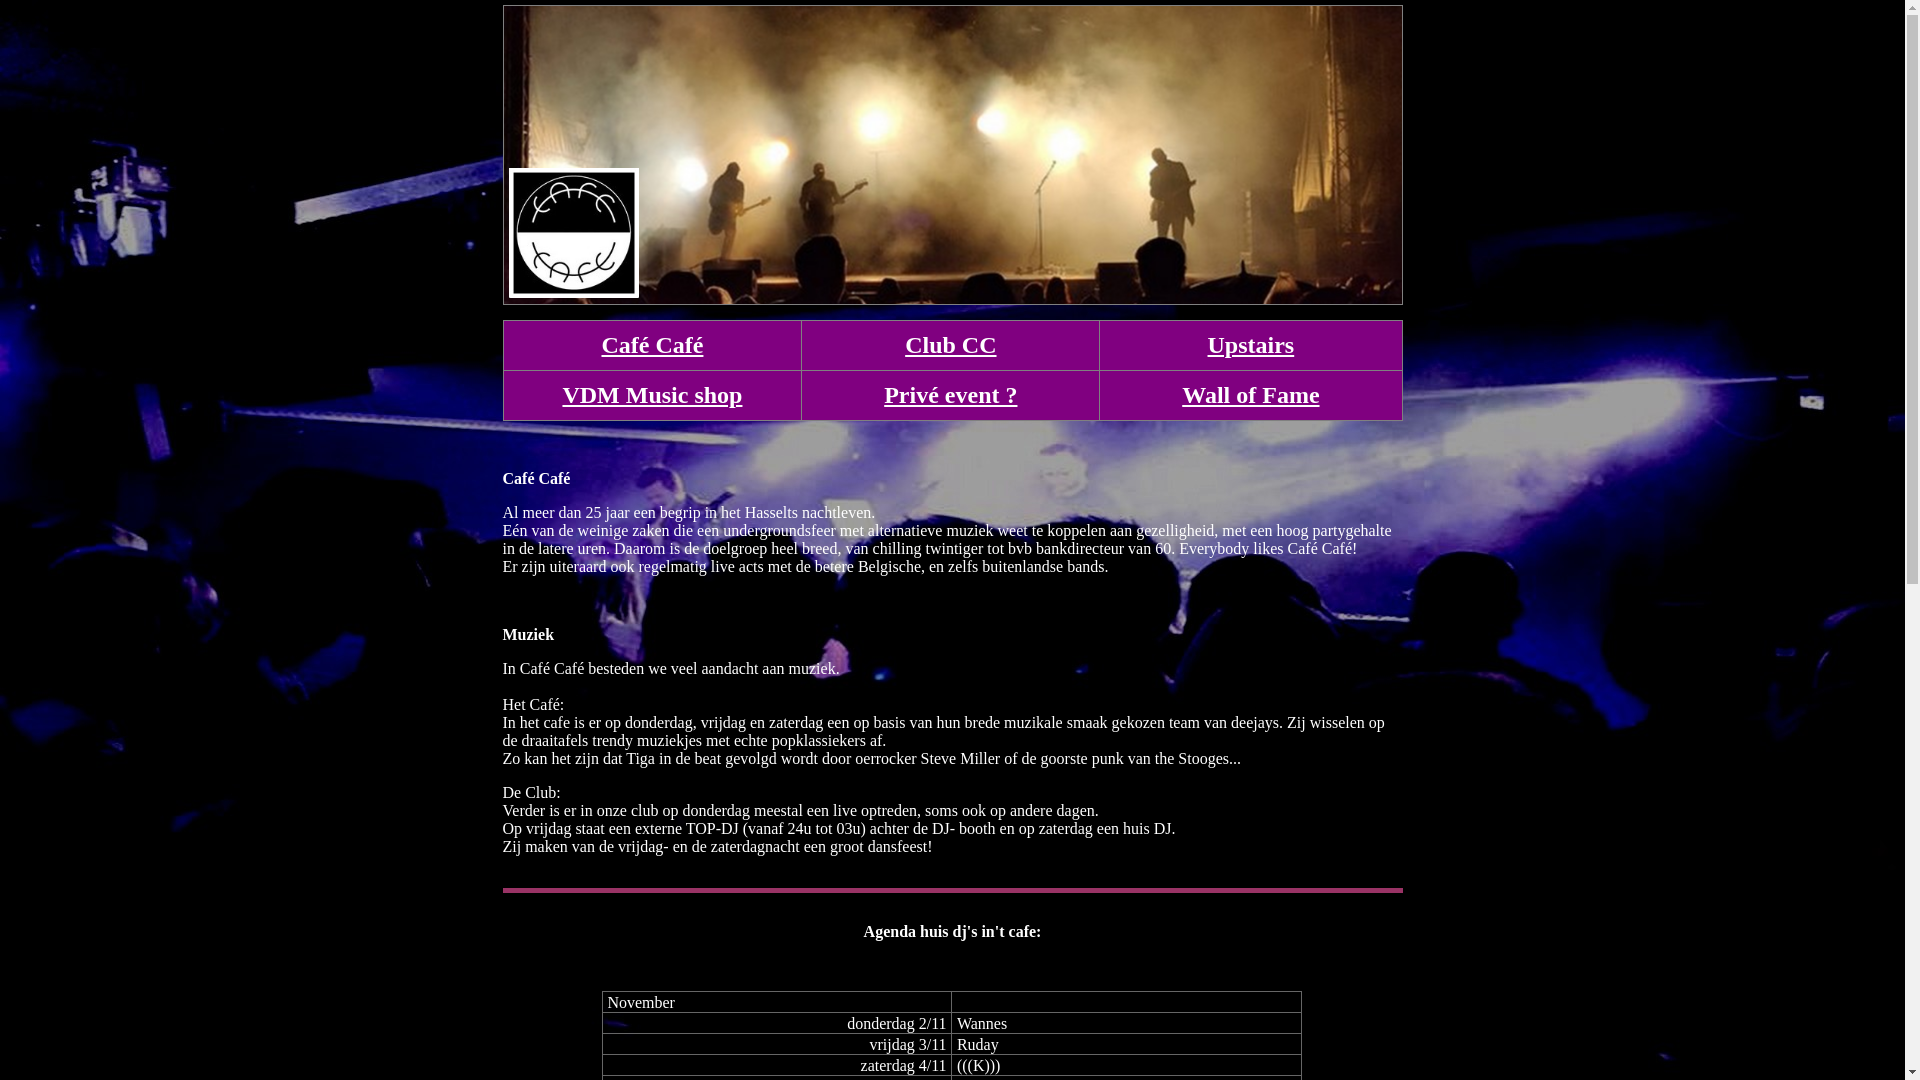  I want to click on 'Club CC', so click(949, 343).